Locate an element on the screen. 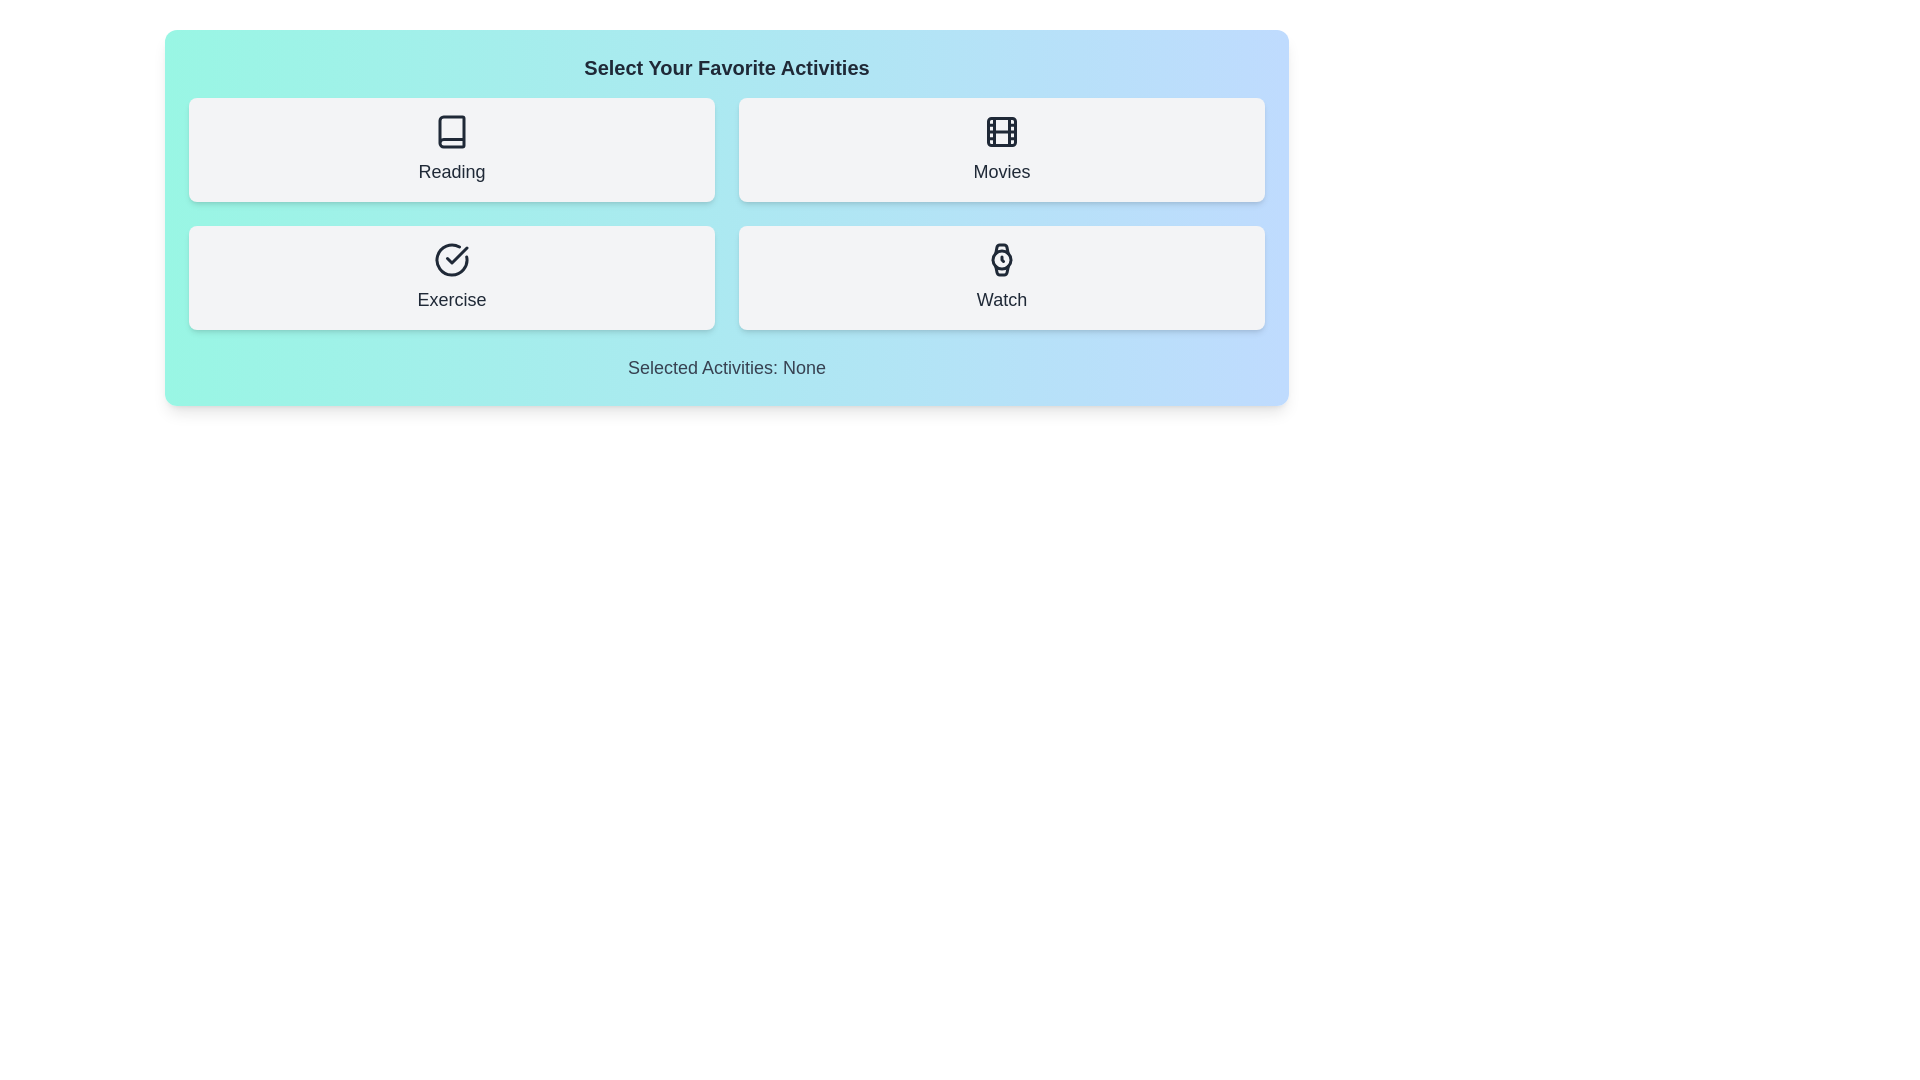  the background of the component is located at coordinates (725, 522).